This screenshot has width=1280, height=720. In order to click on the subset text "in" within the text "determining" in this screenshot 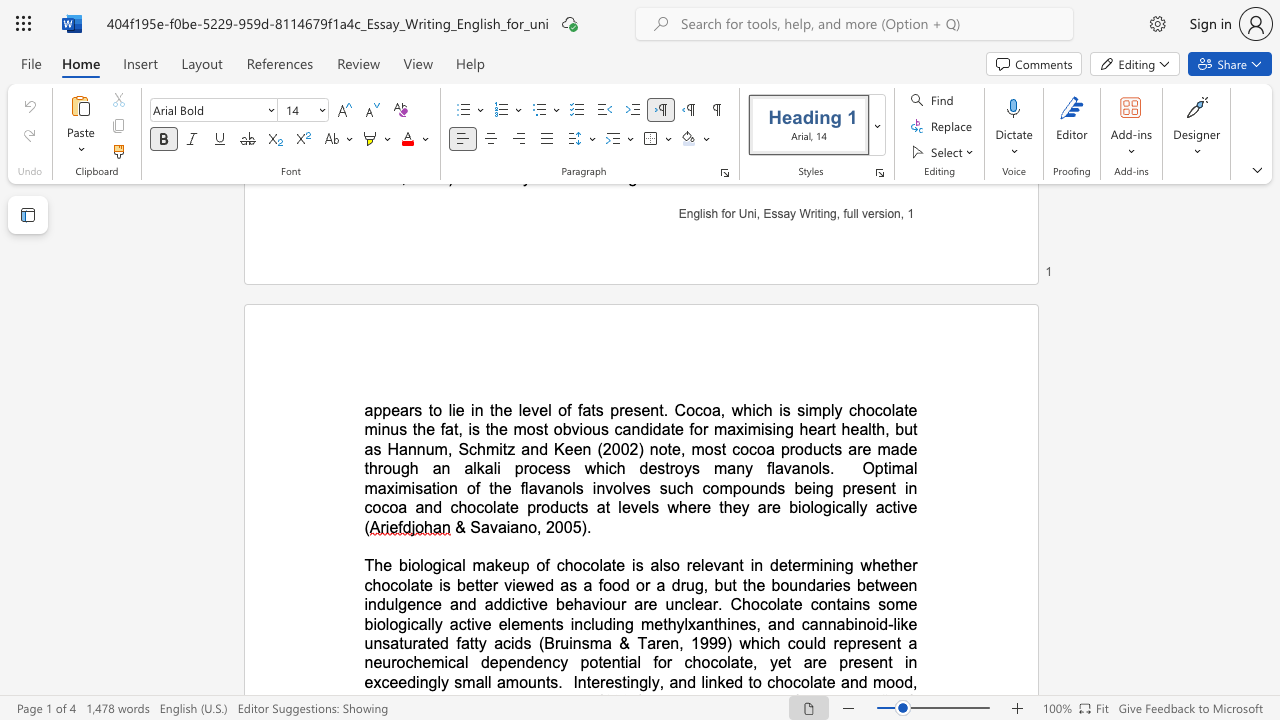, I will do `click(832, 565)`.